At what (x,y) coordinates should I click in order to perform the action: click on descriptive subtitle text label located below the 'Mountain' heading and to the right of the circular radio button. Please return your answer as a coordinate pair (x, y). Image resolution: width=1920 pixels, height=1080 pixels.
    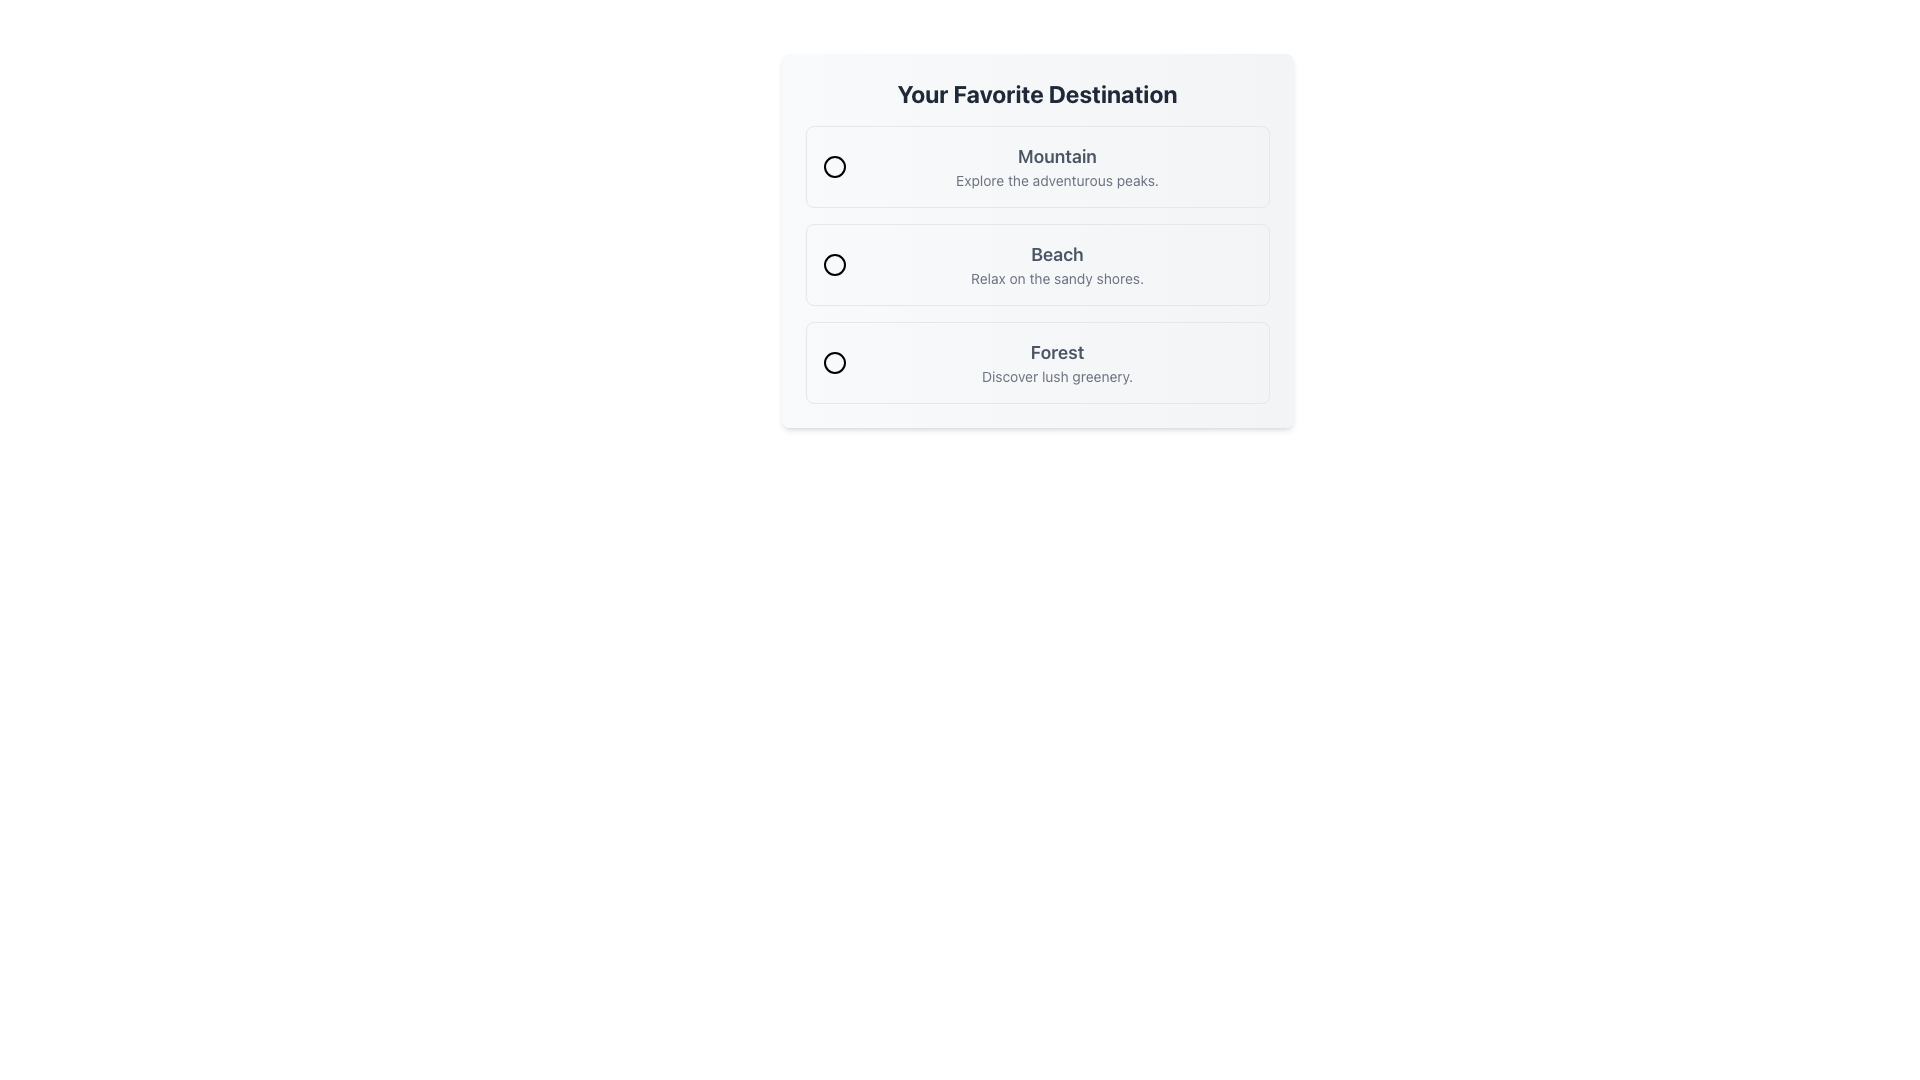
    Looking at the image, I should click on (1056, 181).